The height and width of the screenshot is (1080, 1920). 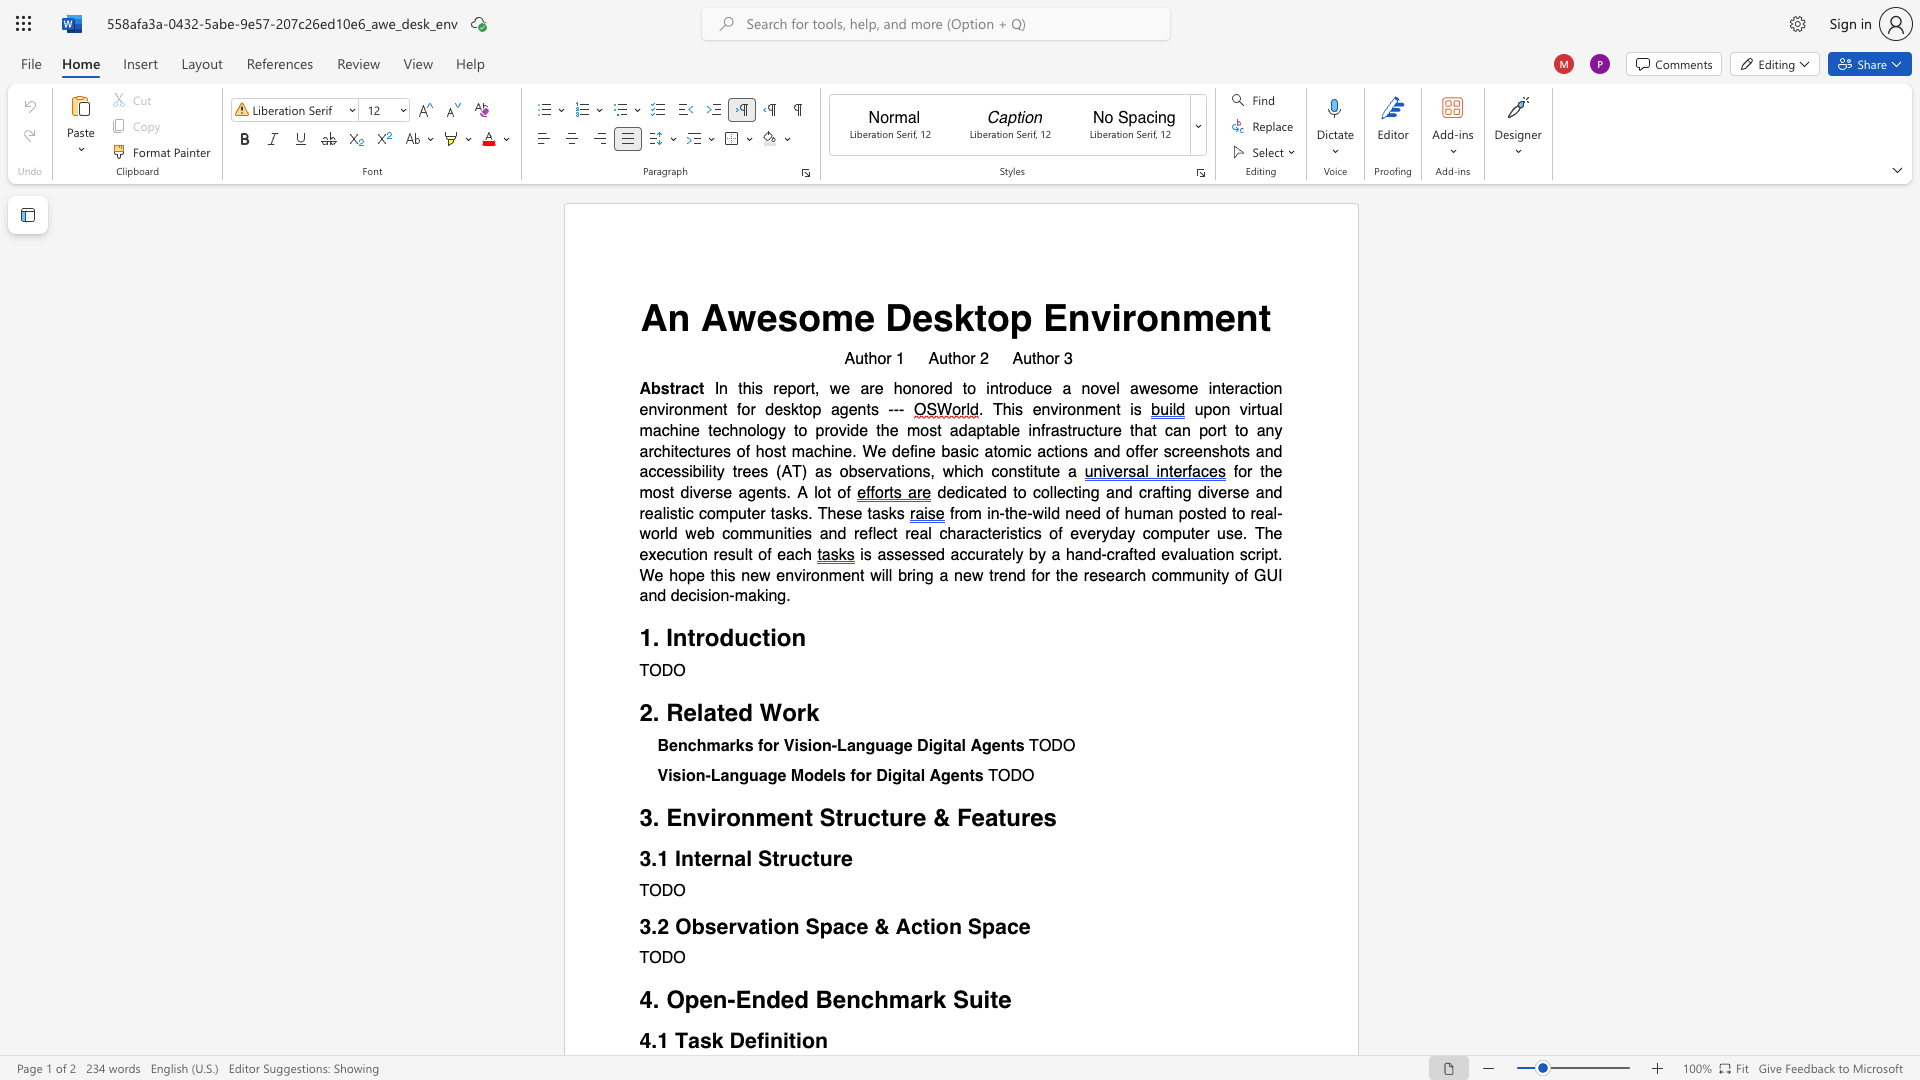 I want to click on the space between the continuous character "e" and "w" in the text, so click(x=758, y=575).